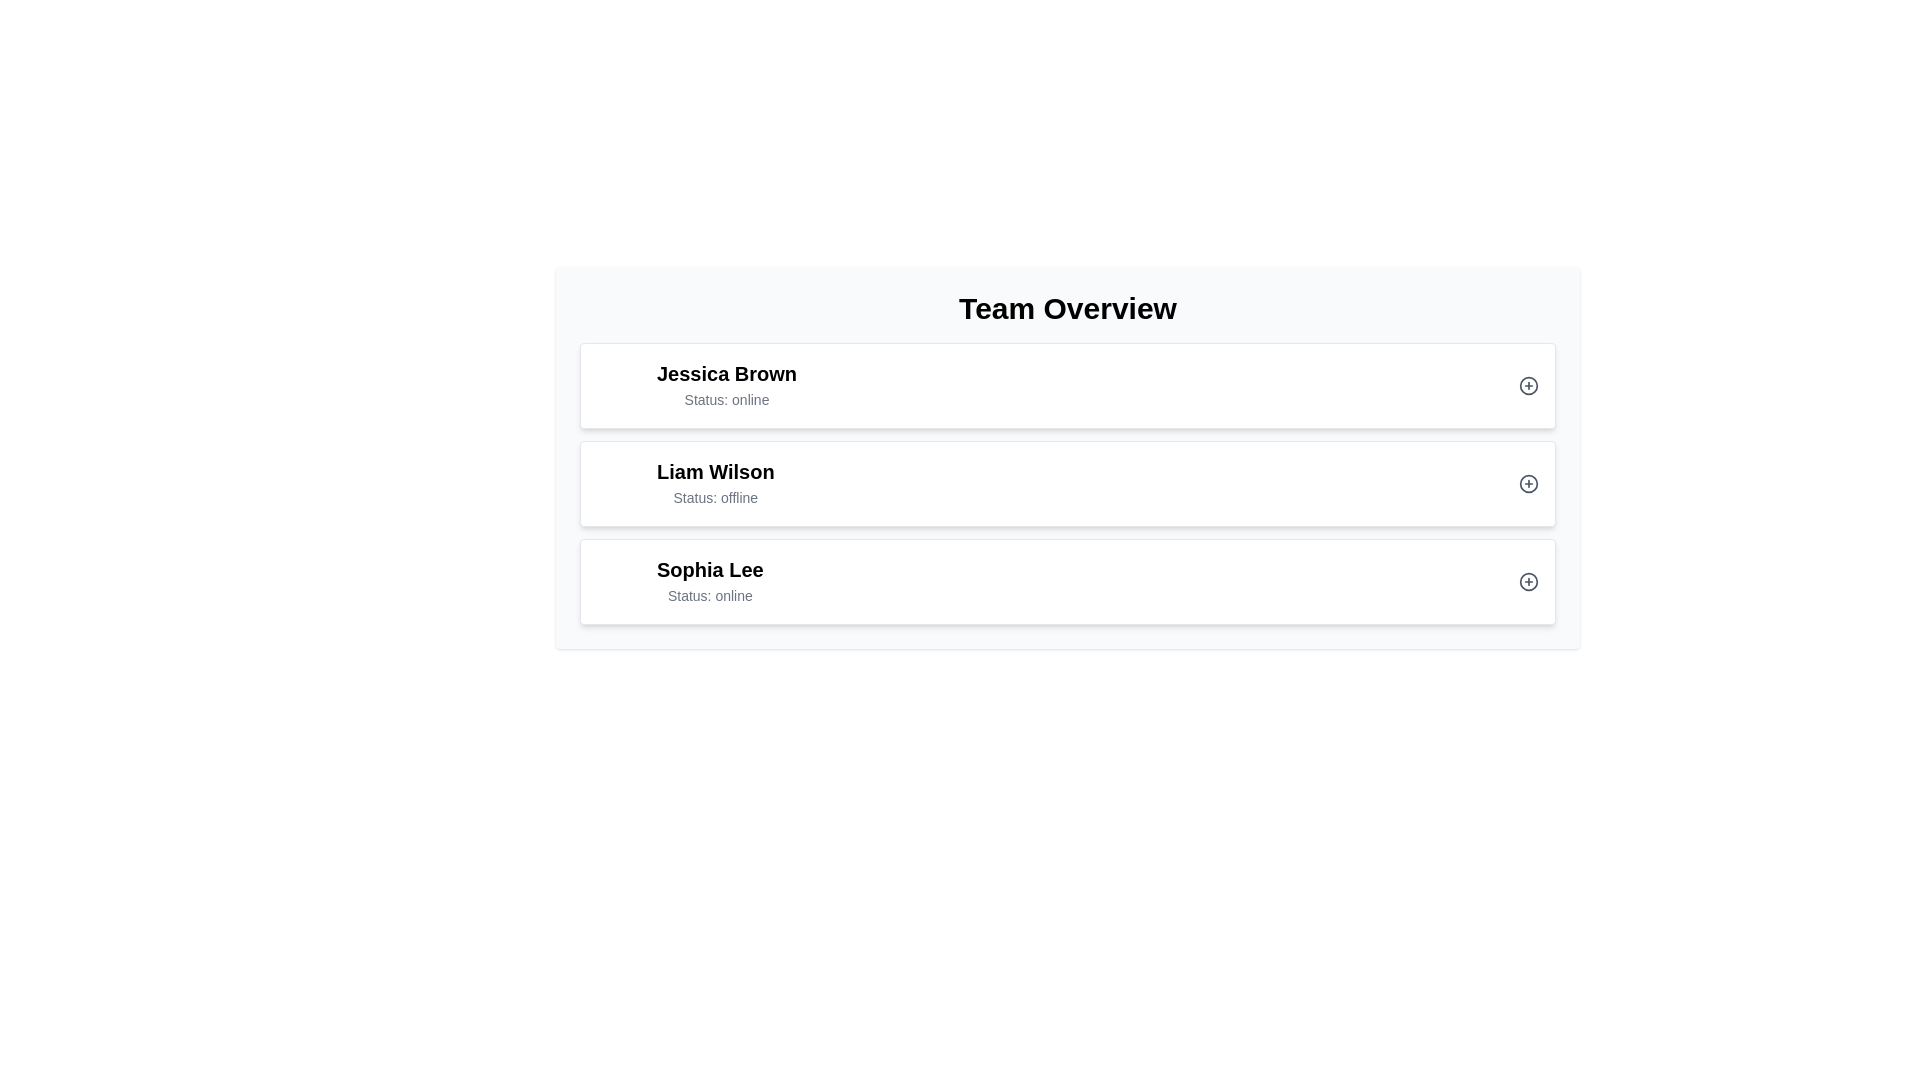  Describe the element at coordinates (710, 595) in the screenshot. I see `the text label styled in a smaller font size with gray color that contains the text 'Status: online', located below 'Sophia Lee'` at that location.